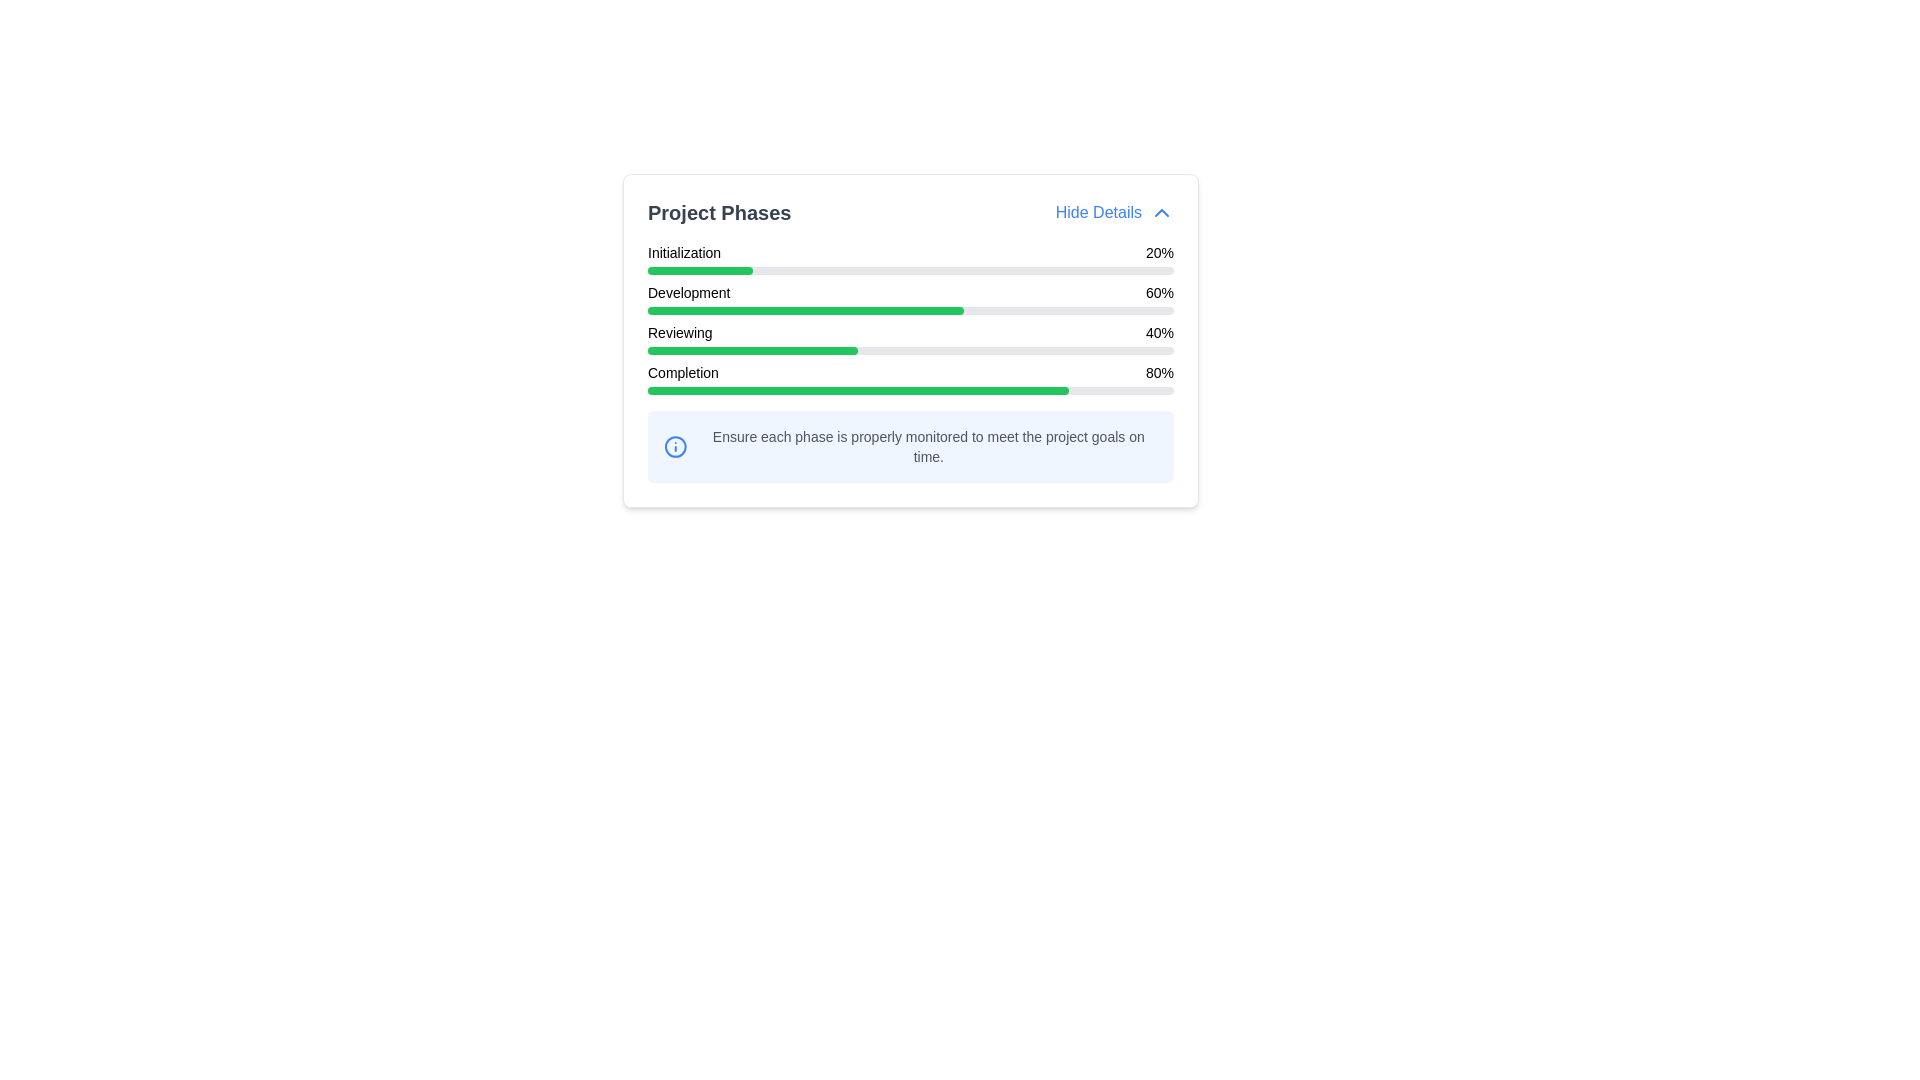 The height and width of the screenshot is (1080, 1920). Describe the element at coordinates (910, 338) in the screenshot. I see `the 'Reviewing' progress bar` at that location.